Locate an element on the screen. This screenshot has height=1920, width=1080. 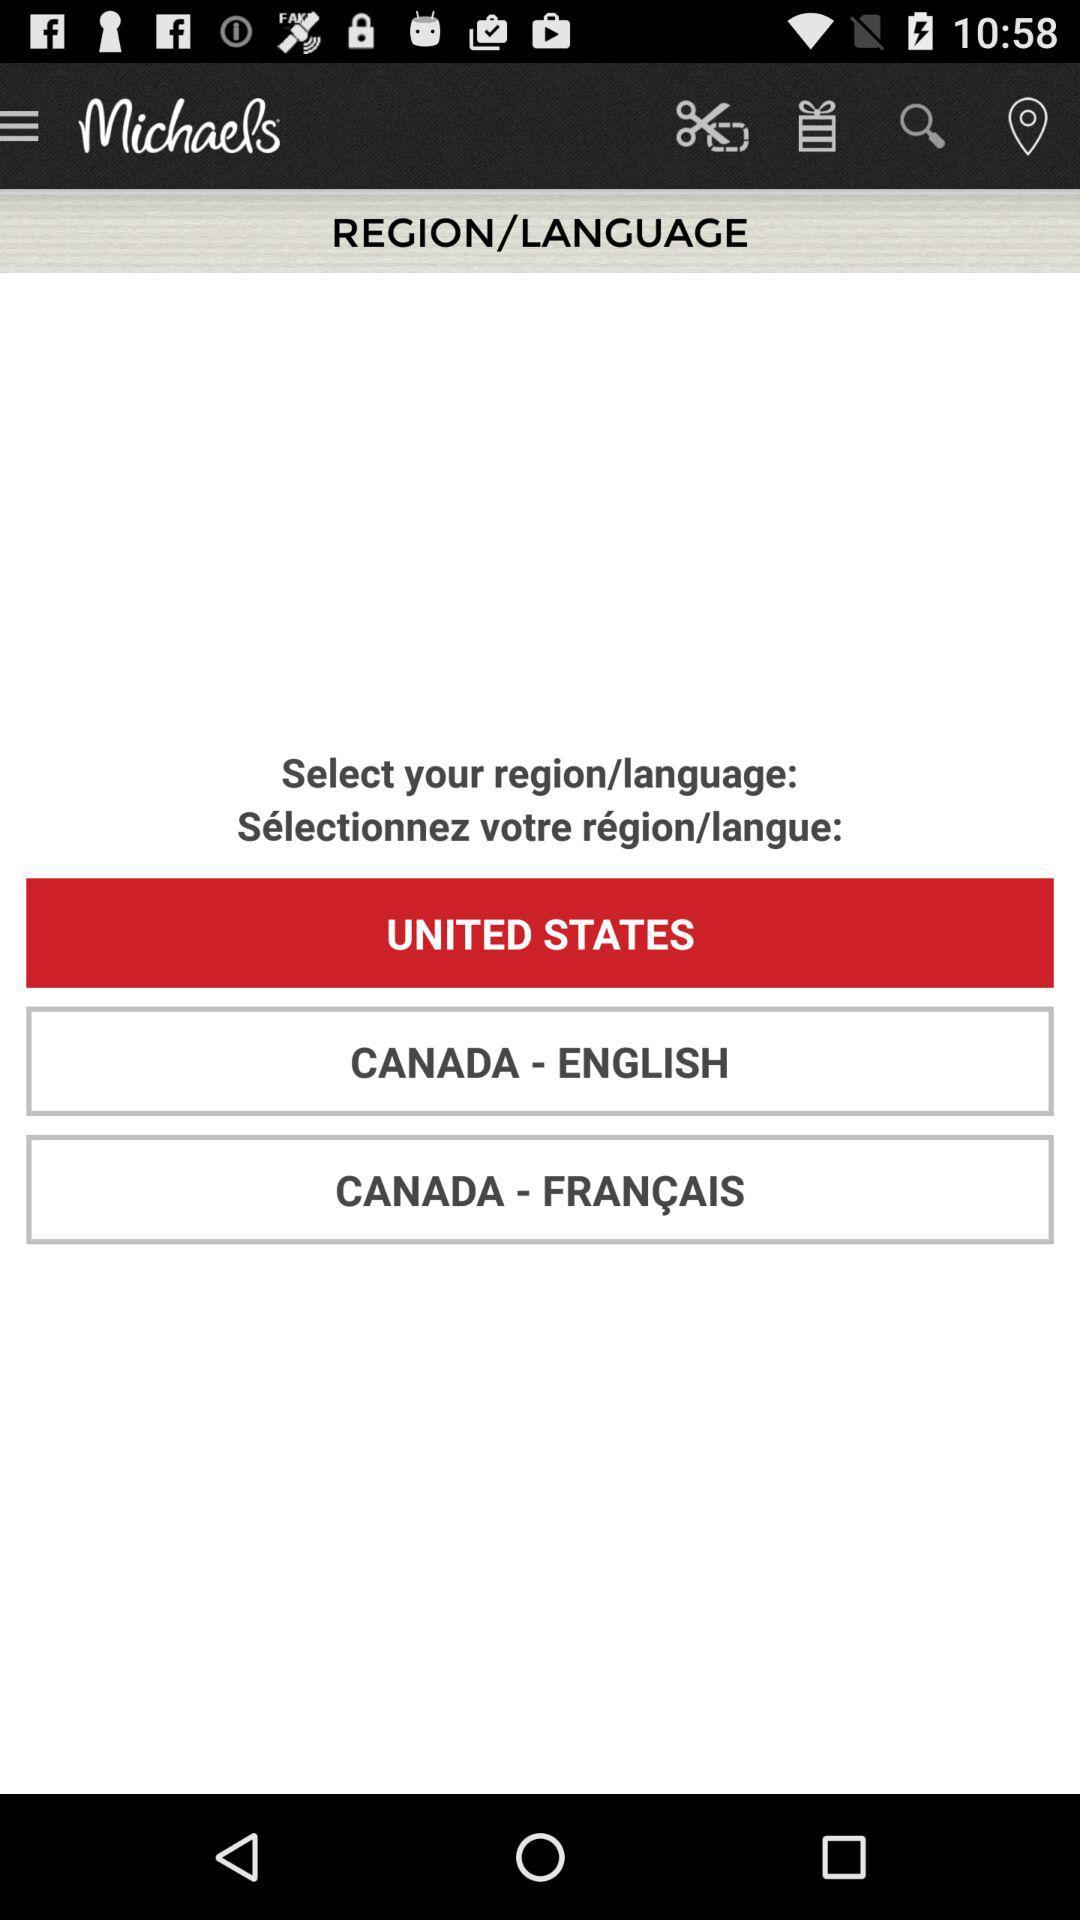
canada - english app is located at coordinates (540, 1060).